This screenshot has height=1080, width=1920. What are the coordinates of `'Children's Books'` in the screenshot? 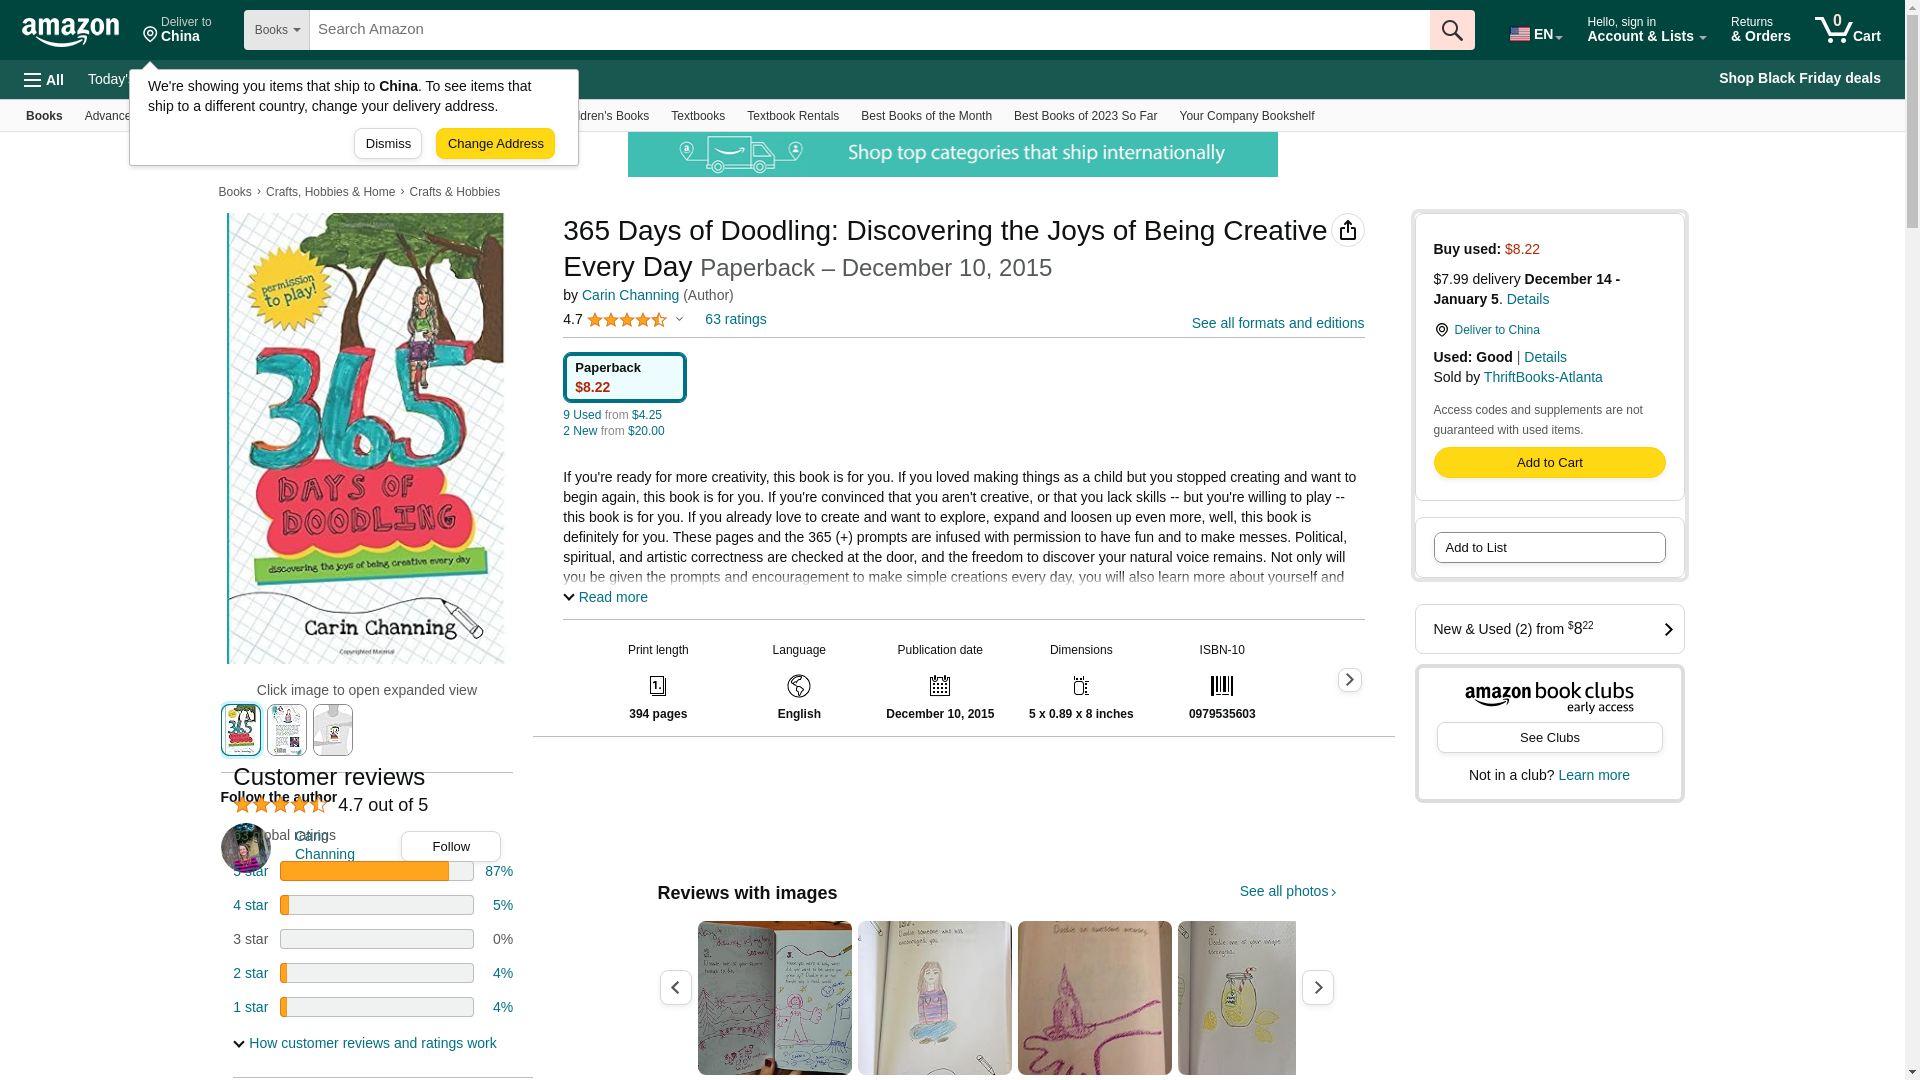 It's located at (603, 115).